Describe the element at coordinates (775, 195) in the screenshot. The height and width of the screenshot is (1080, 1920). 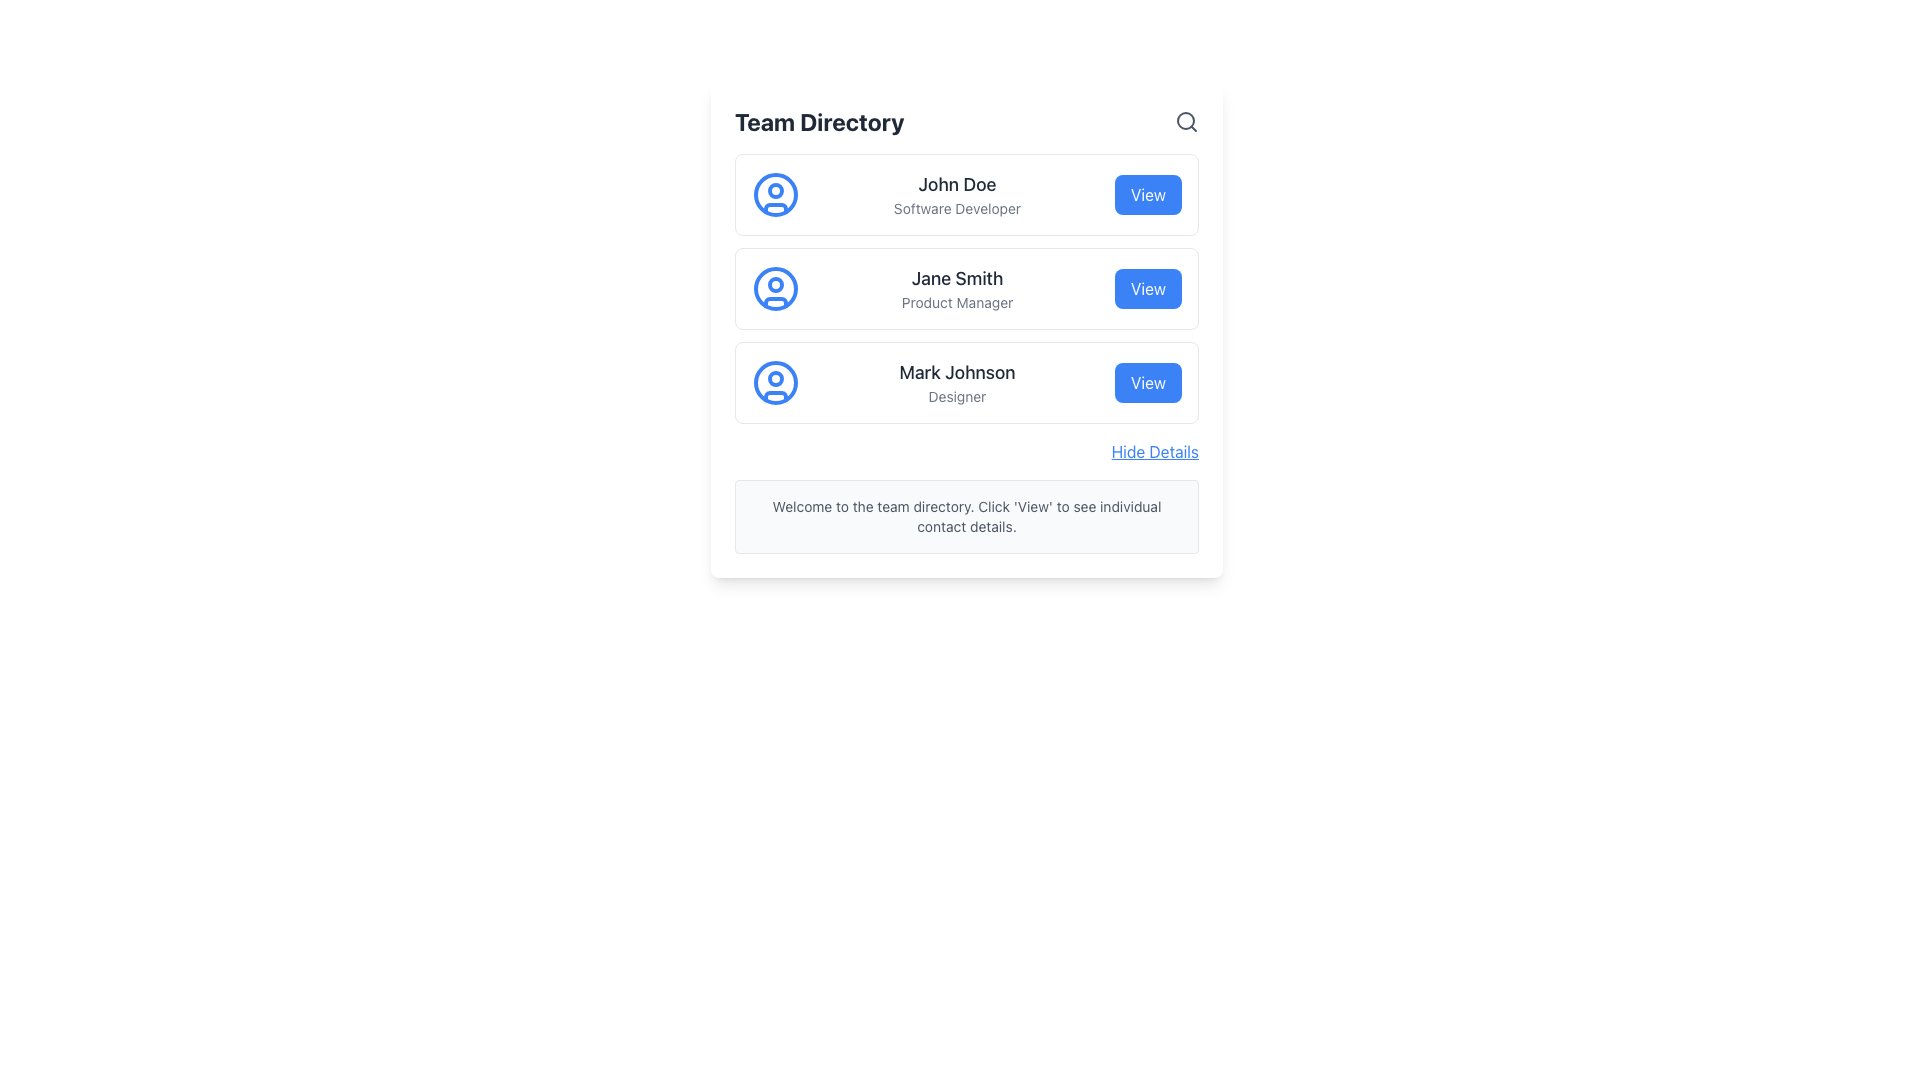
I see `the user's avatar icon, which is a circular icon with a blue outline located at the top-left corner of the first row in the team directory list, adjacent to the text 'John Doe'` at that location.